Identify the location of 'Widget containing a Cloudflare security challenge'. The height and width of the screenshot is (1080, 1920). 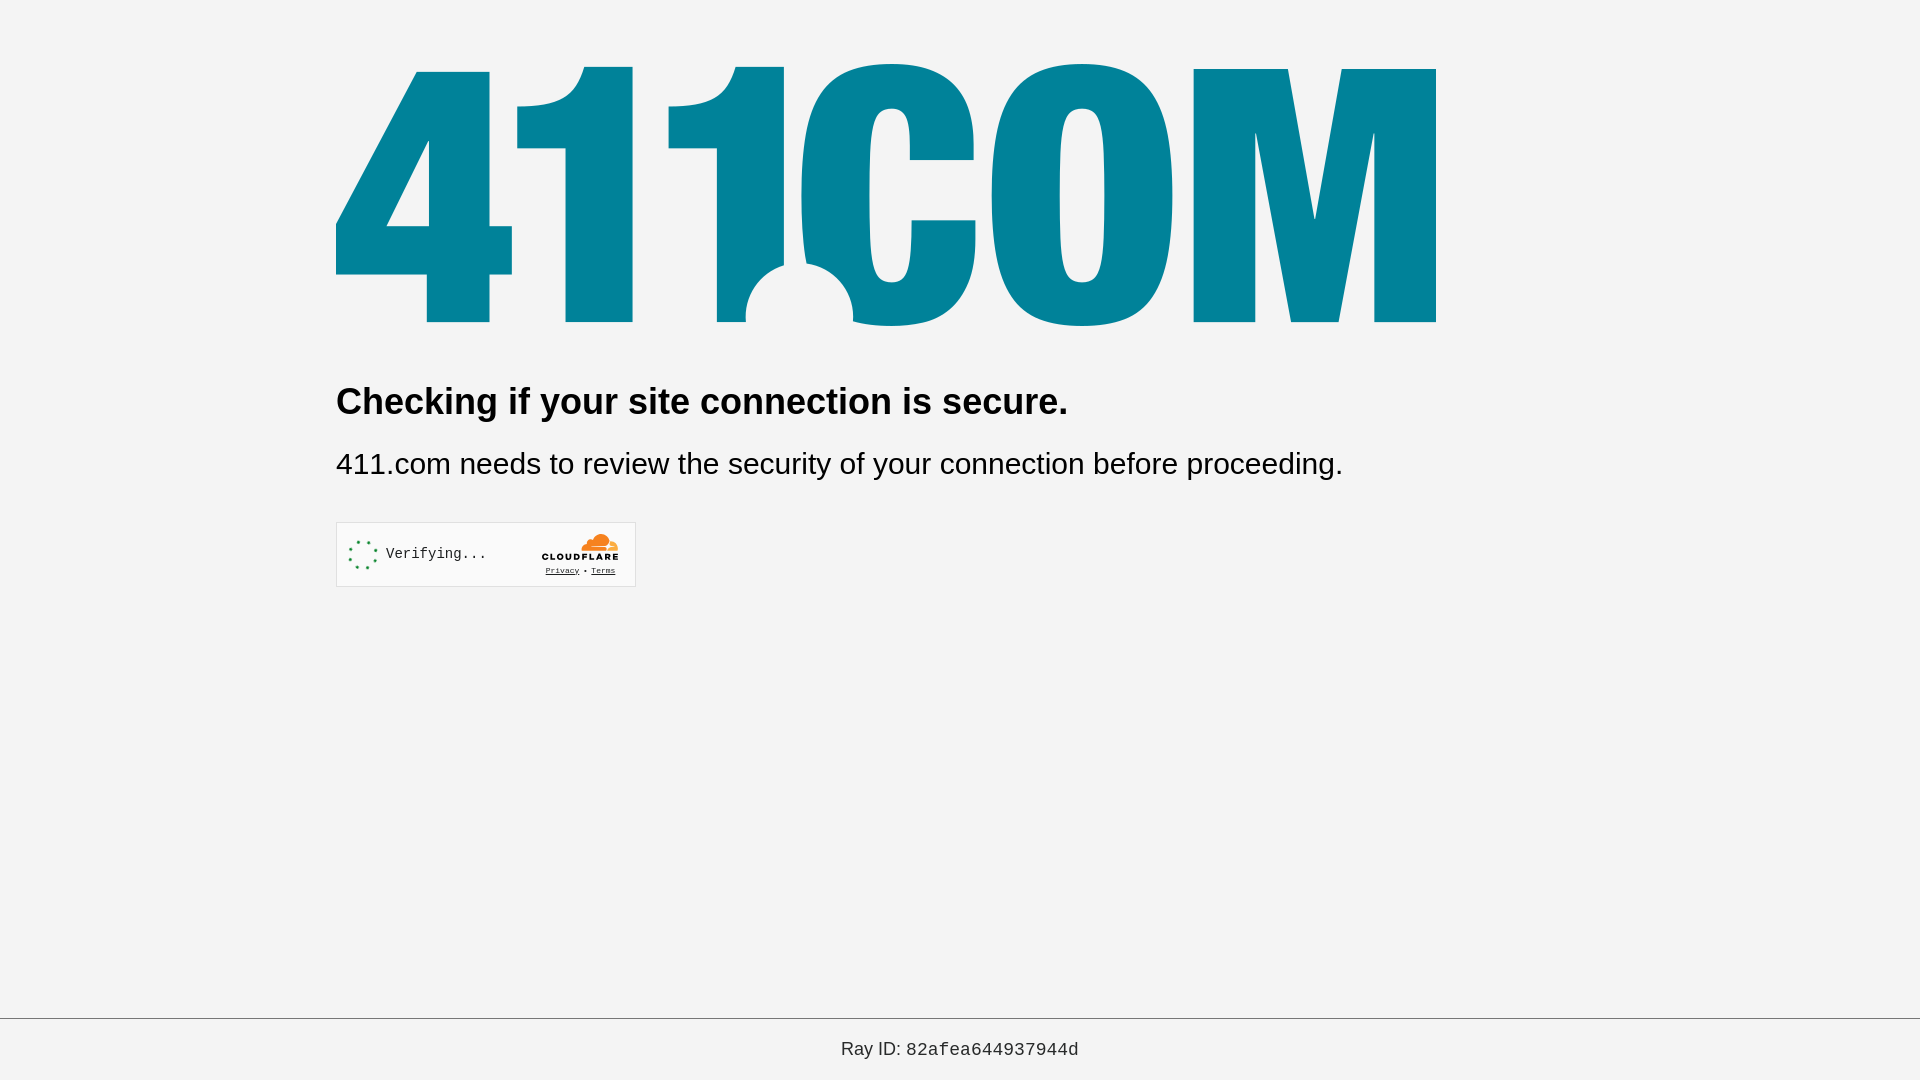
(485, 554).